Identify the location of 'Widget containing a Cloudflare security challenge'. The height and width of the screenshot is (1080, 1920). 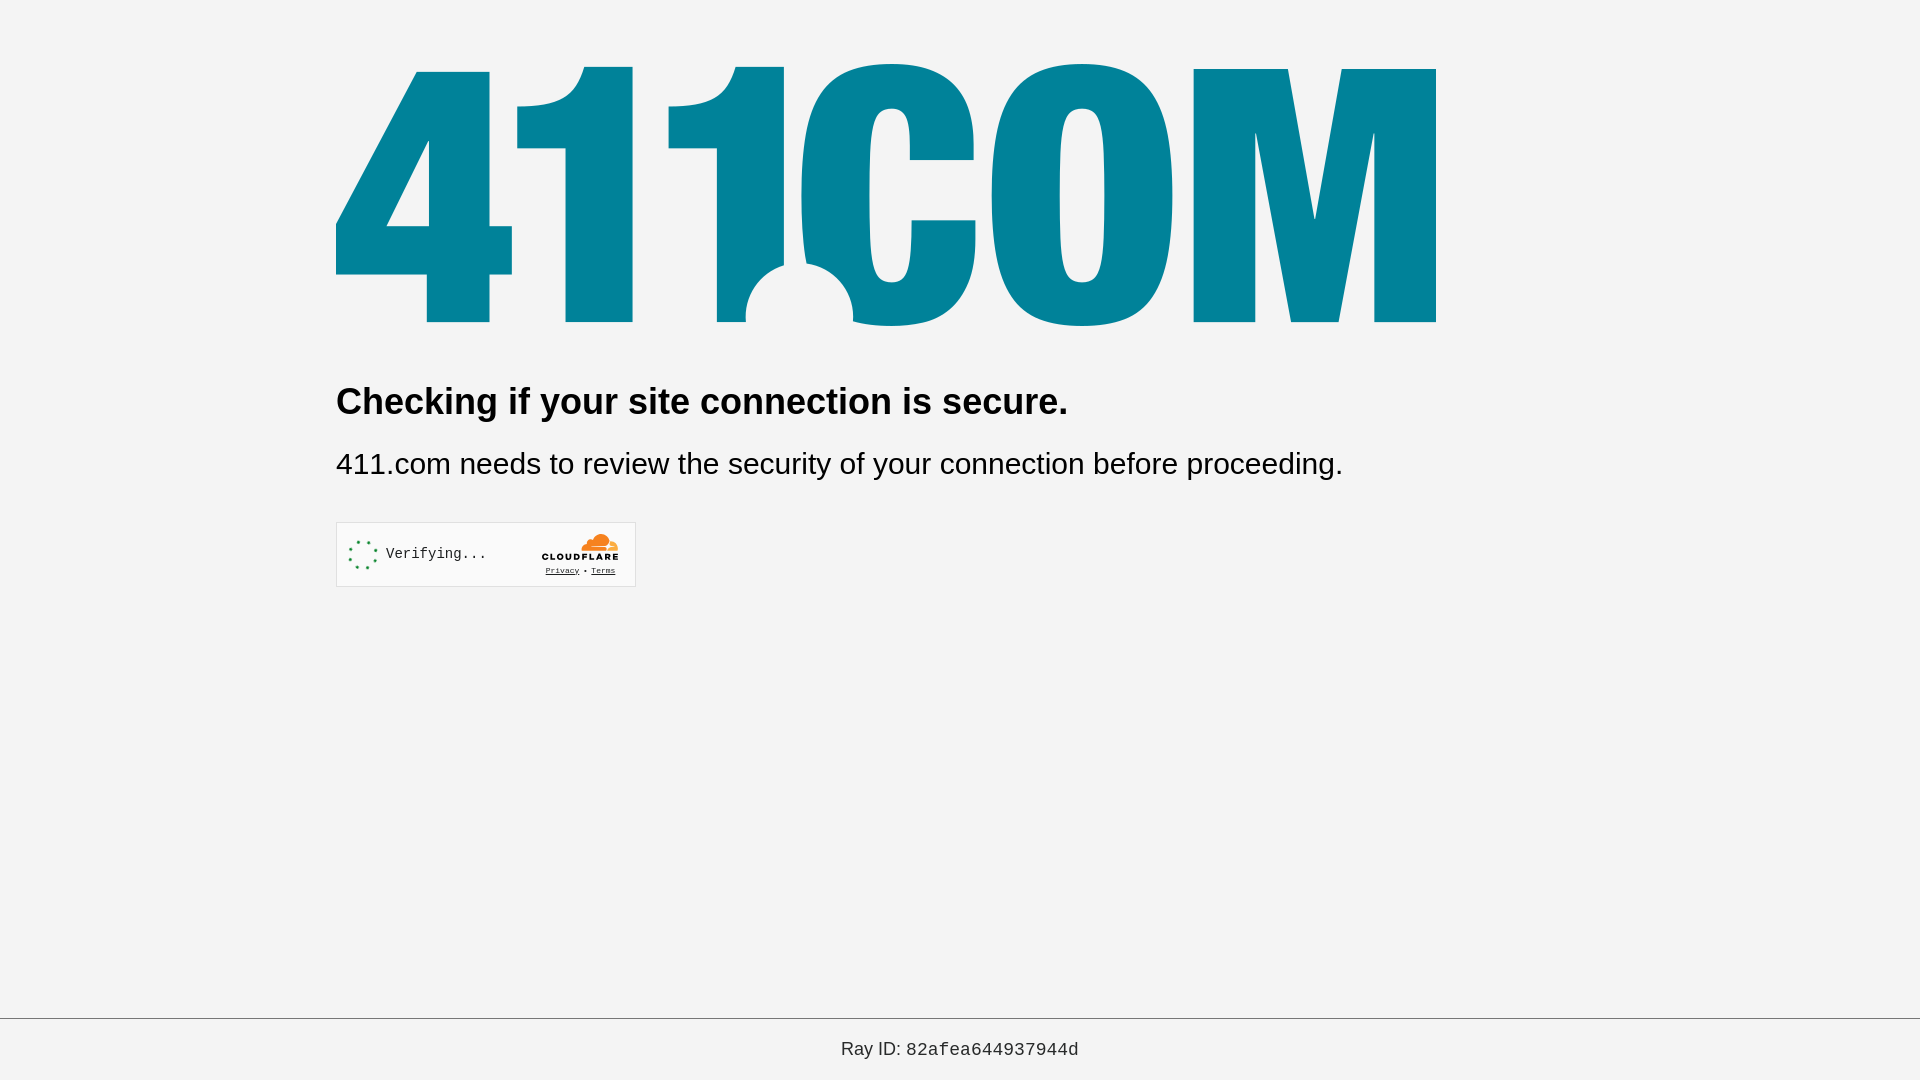
(485, 554).